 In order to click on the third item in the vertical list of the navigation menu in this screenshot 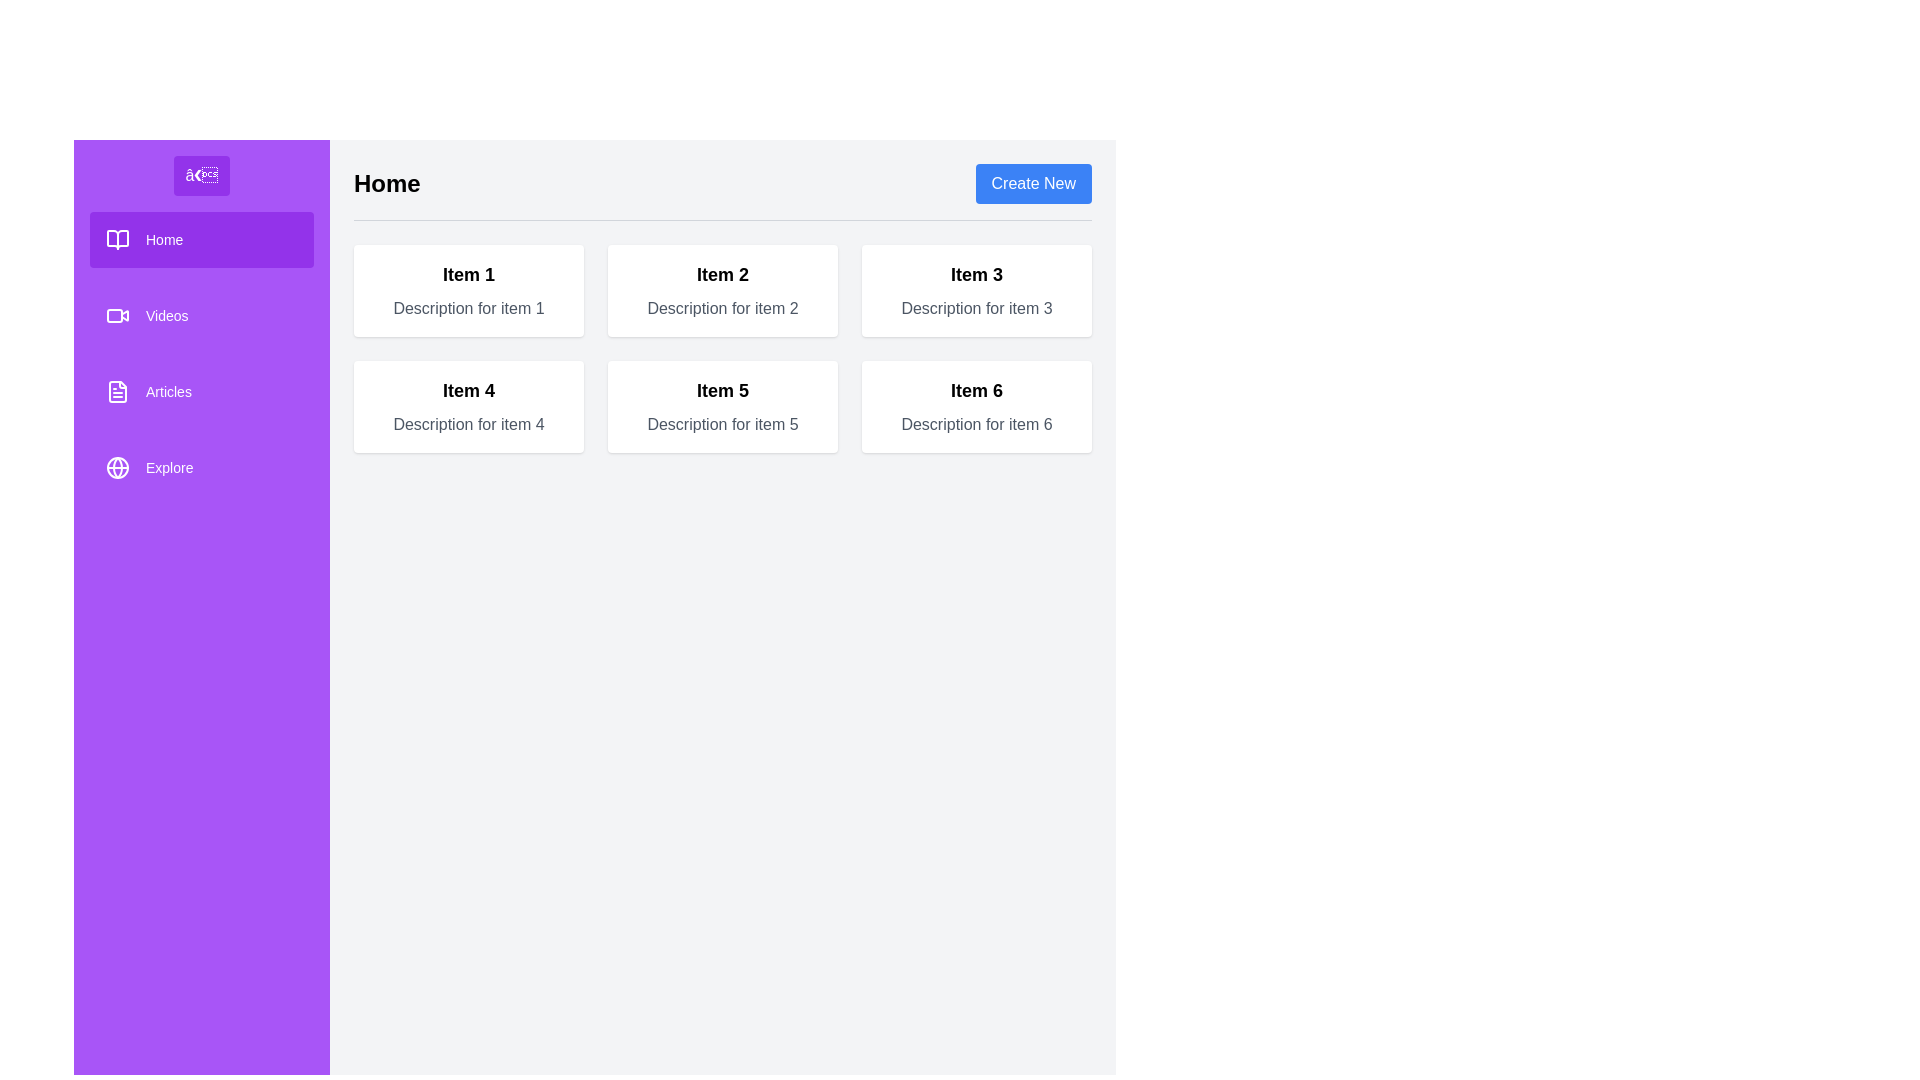, I will do `click(201, 392)`.